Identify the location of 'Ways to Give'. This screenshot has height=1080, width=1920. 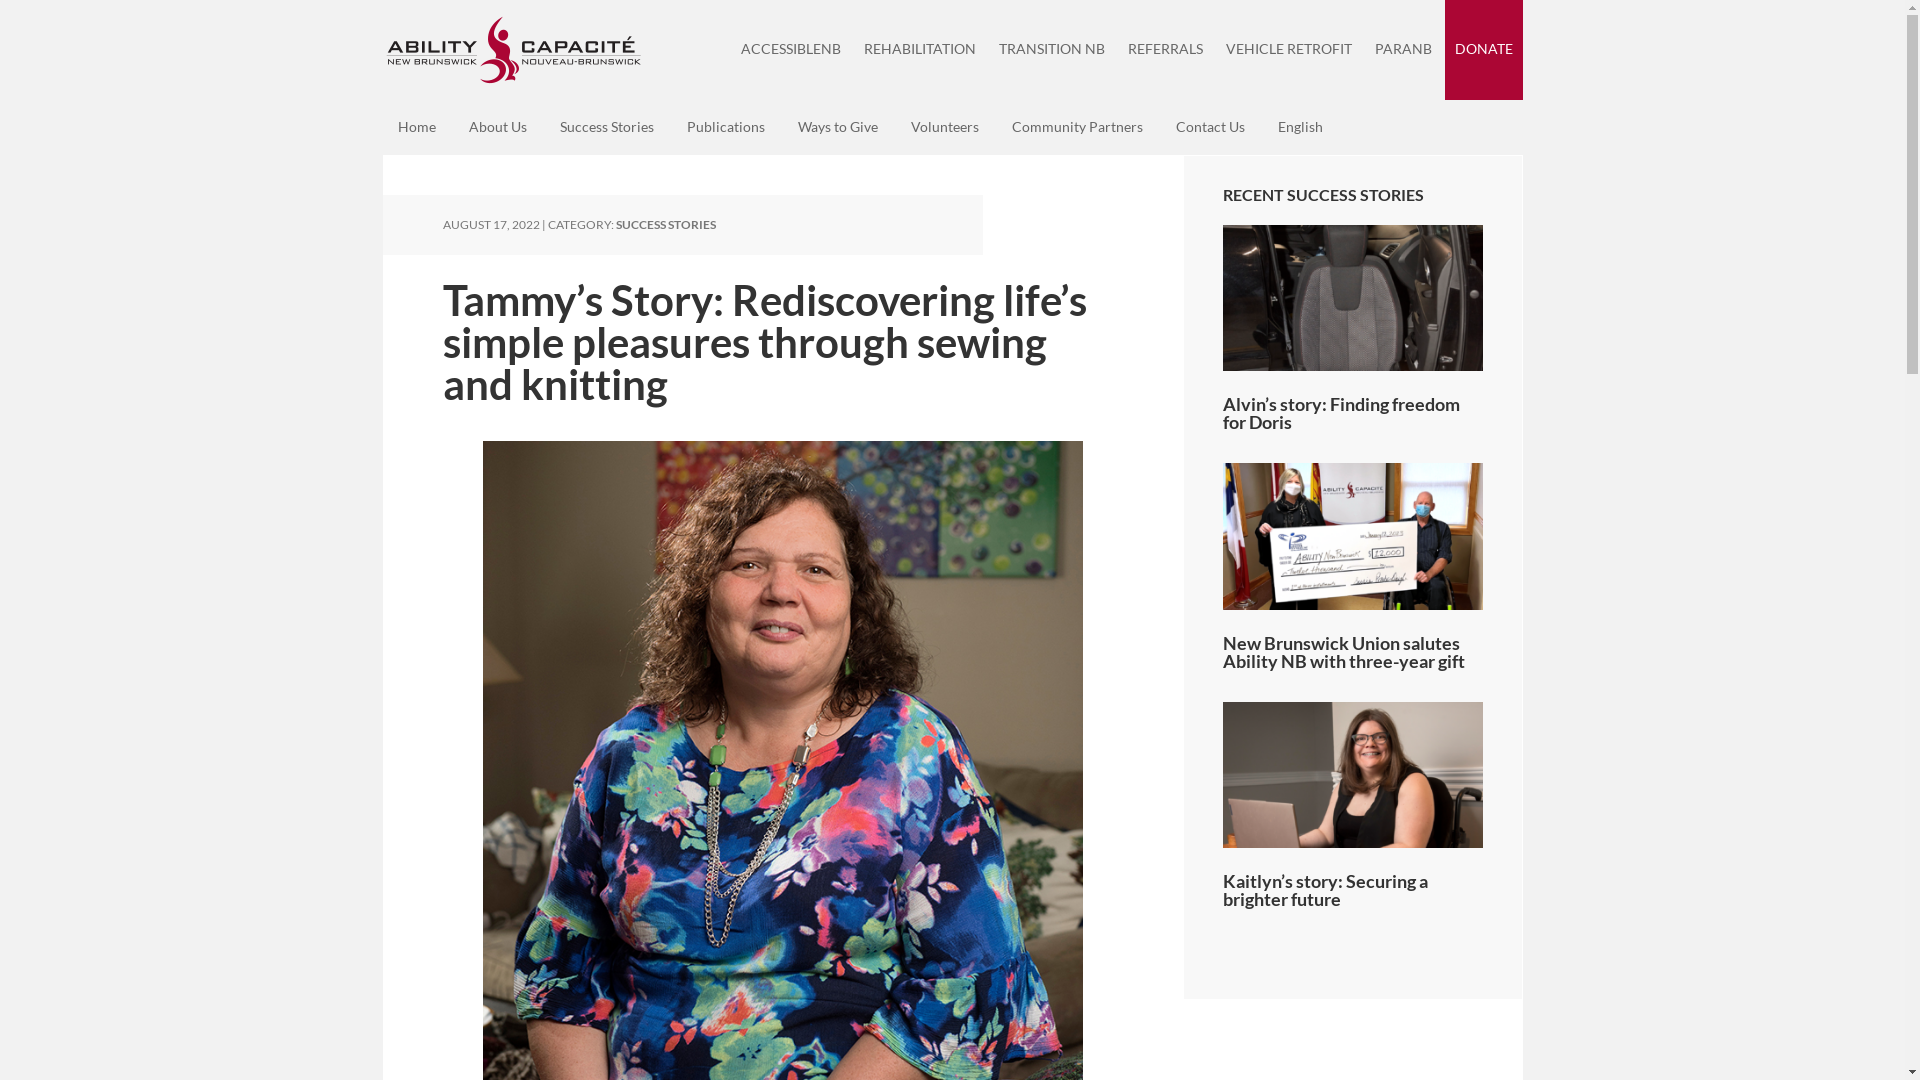
(836, 127).